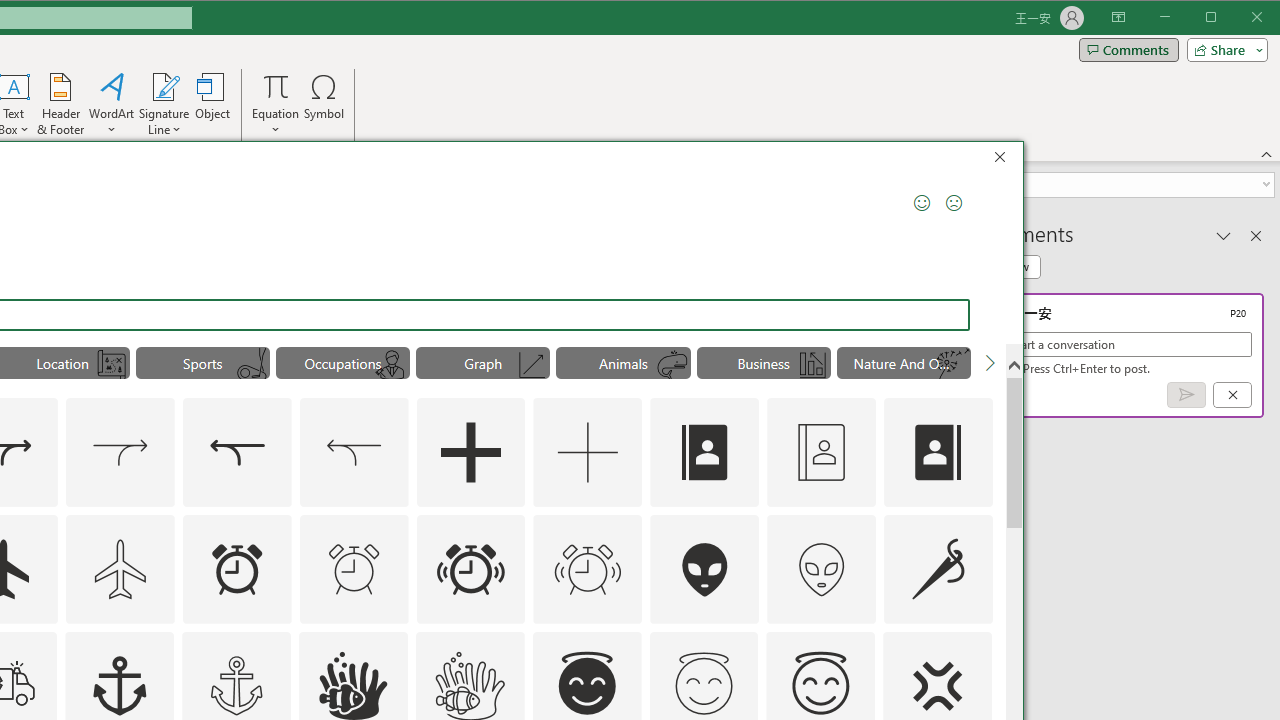 This screenshot has width=1280, height=720. I want to click on 'Symbol...', so click(324, 104).